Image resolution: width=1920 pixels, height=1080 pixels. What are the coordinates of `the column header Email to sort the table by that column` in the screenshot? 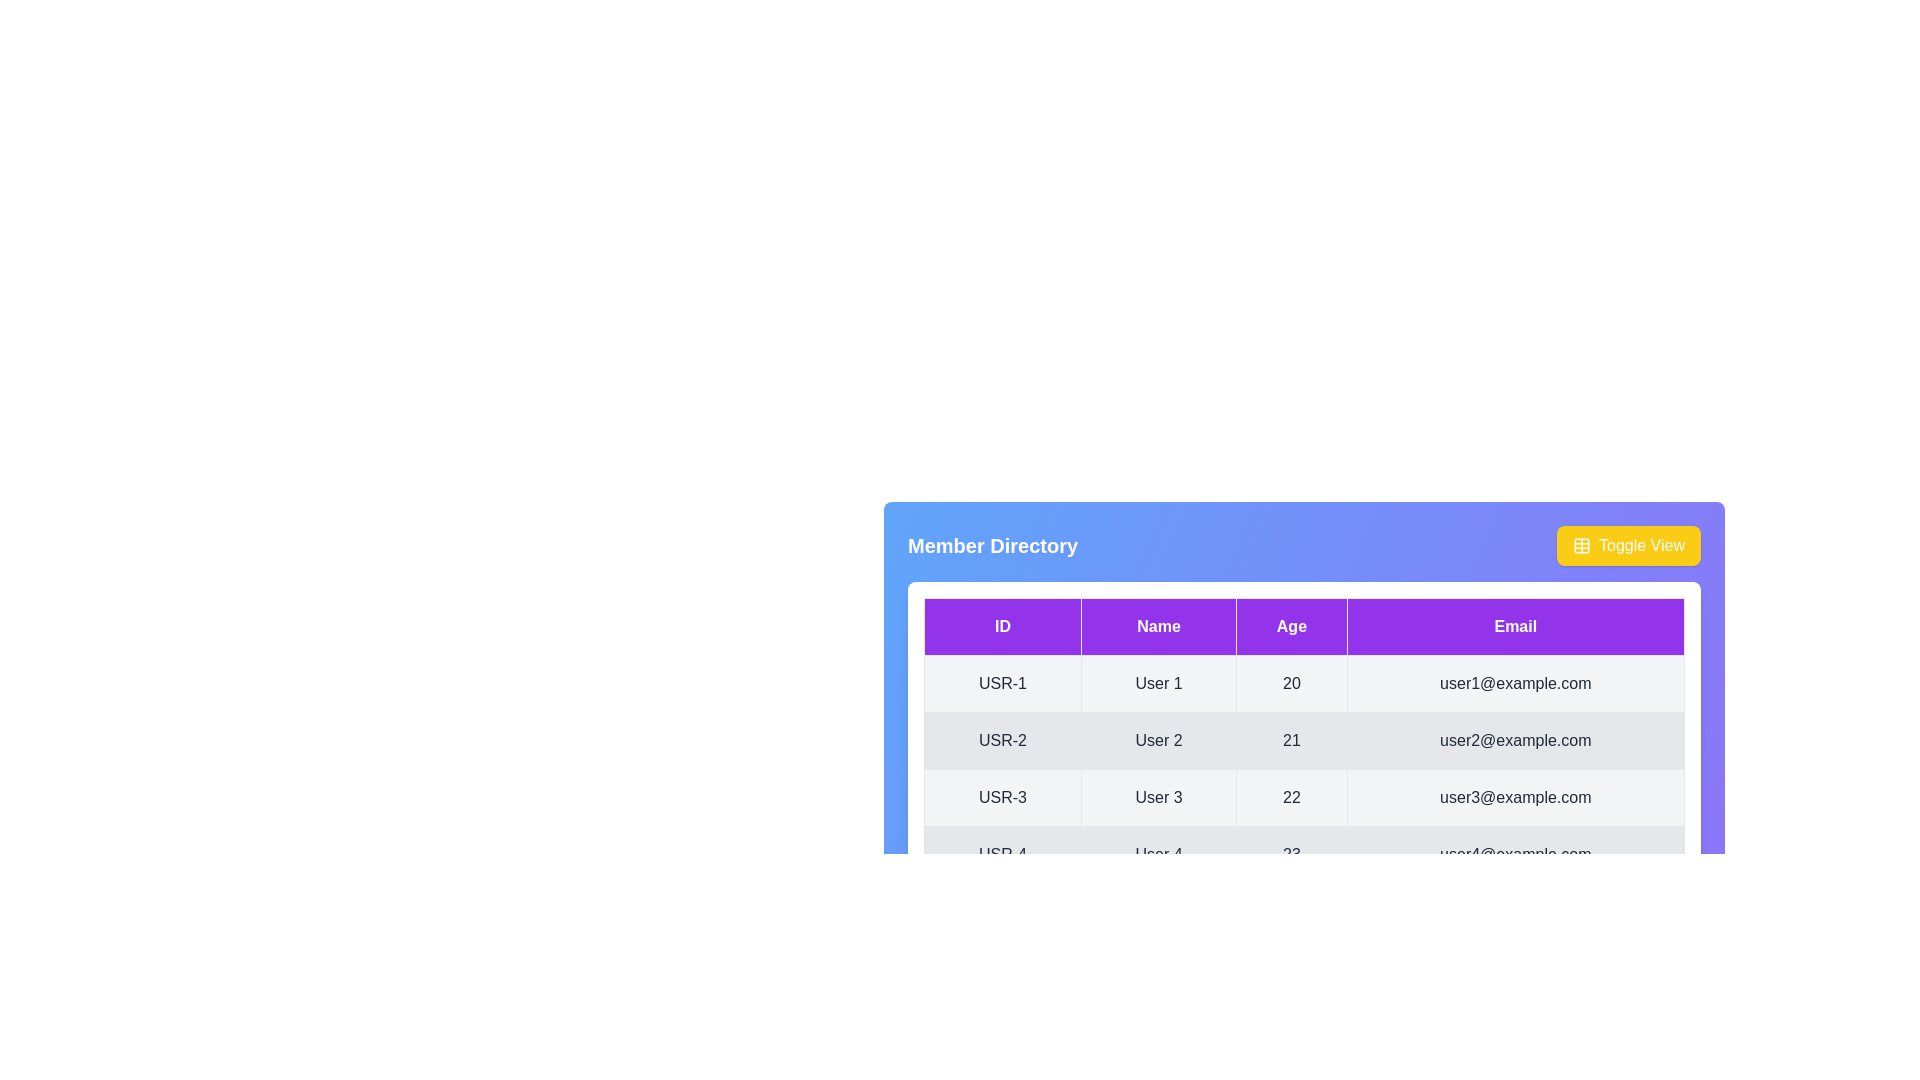 It's located at (1515, 626).